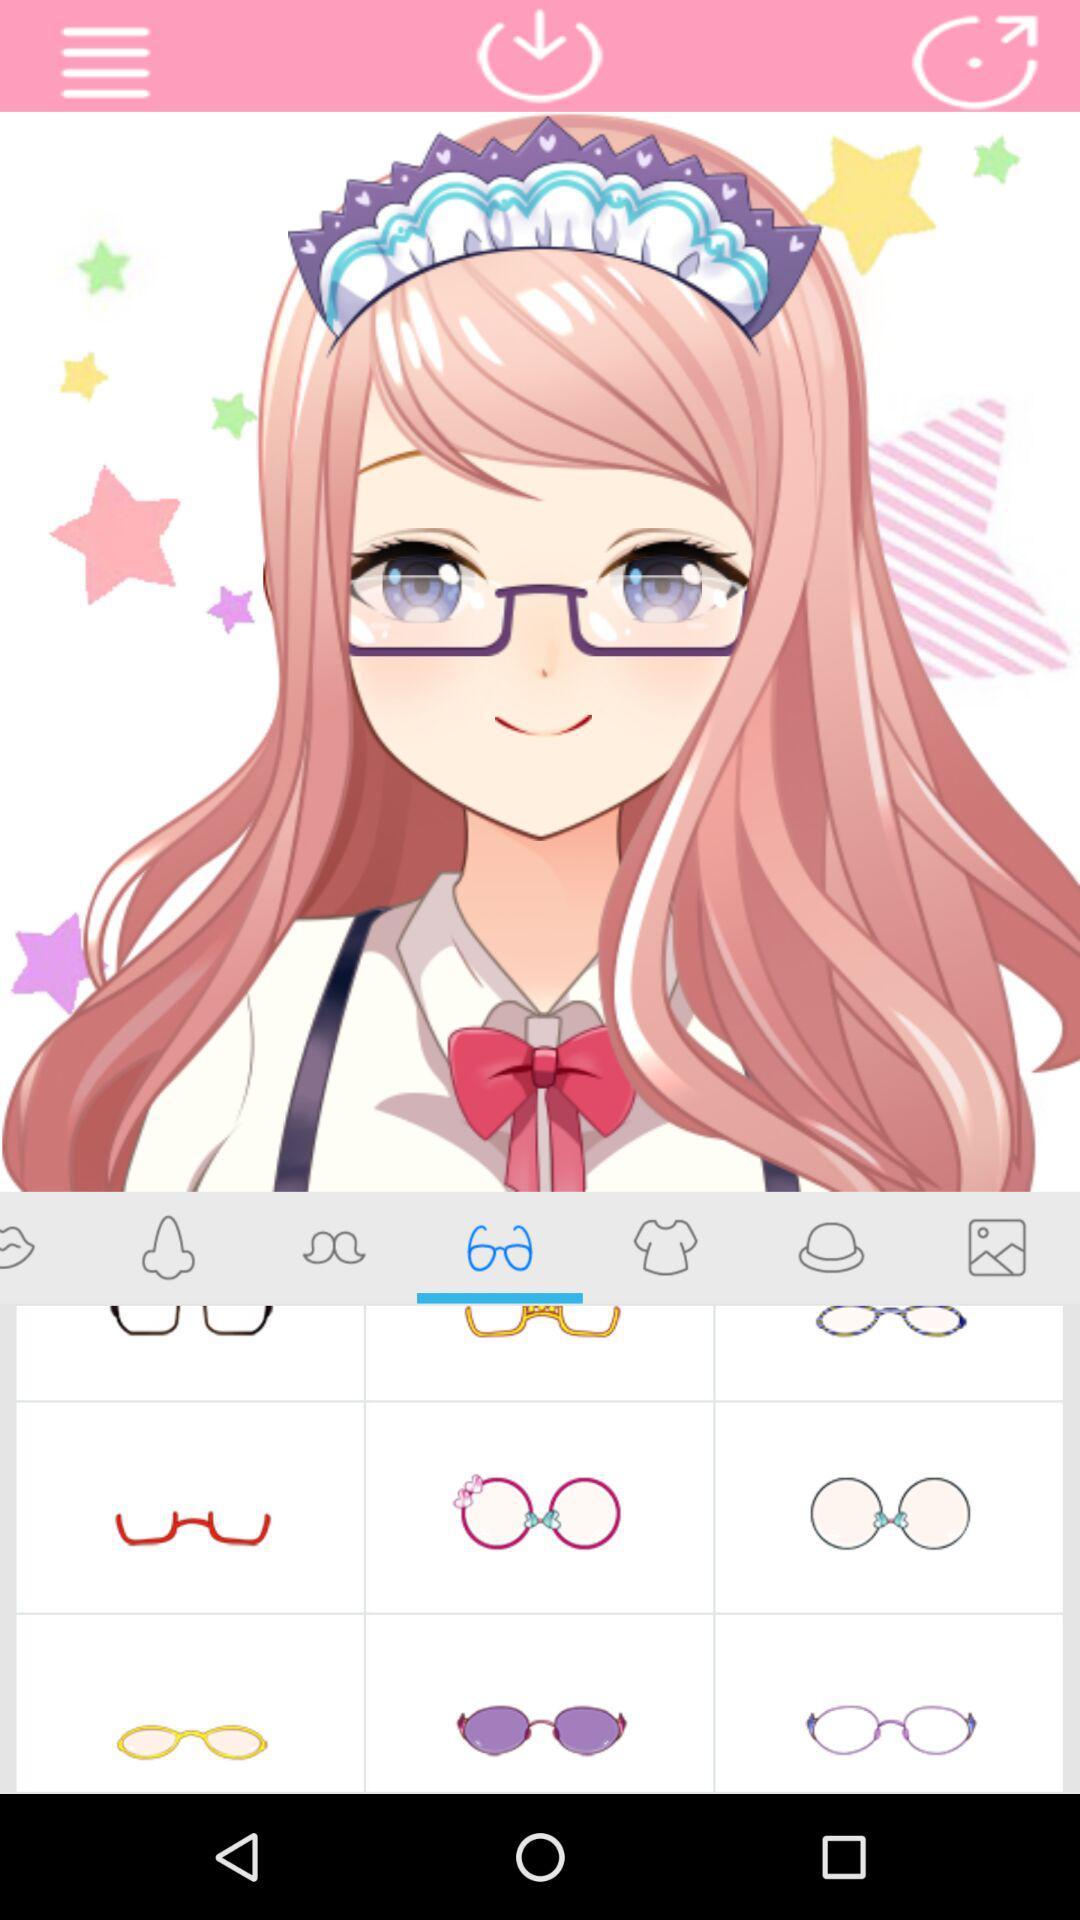  What do you see at coordinates (105, 67) in the screenshot?
I see `the menu icon` at bounding box center [105, 67].